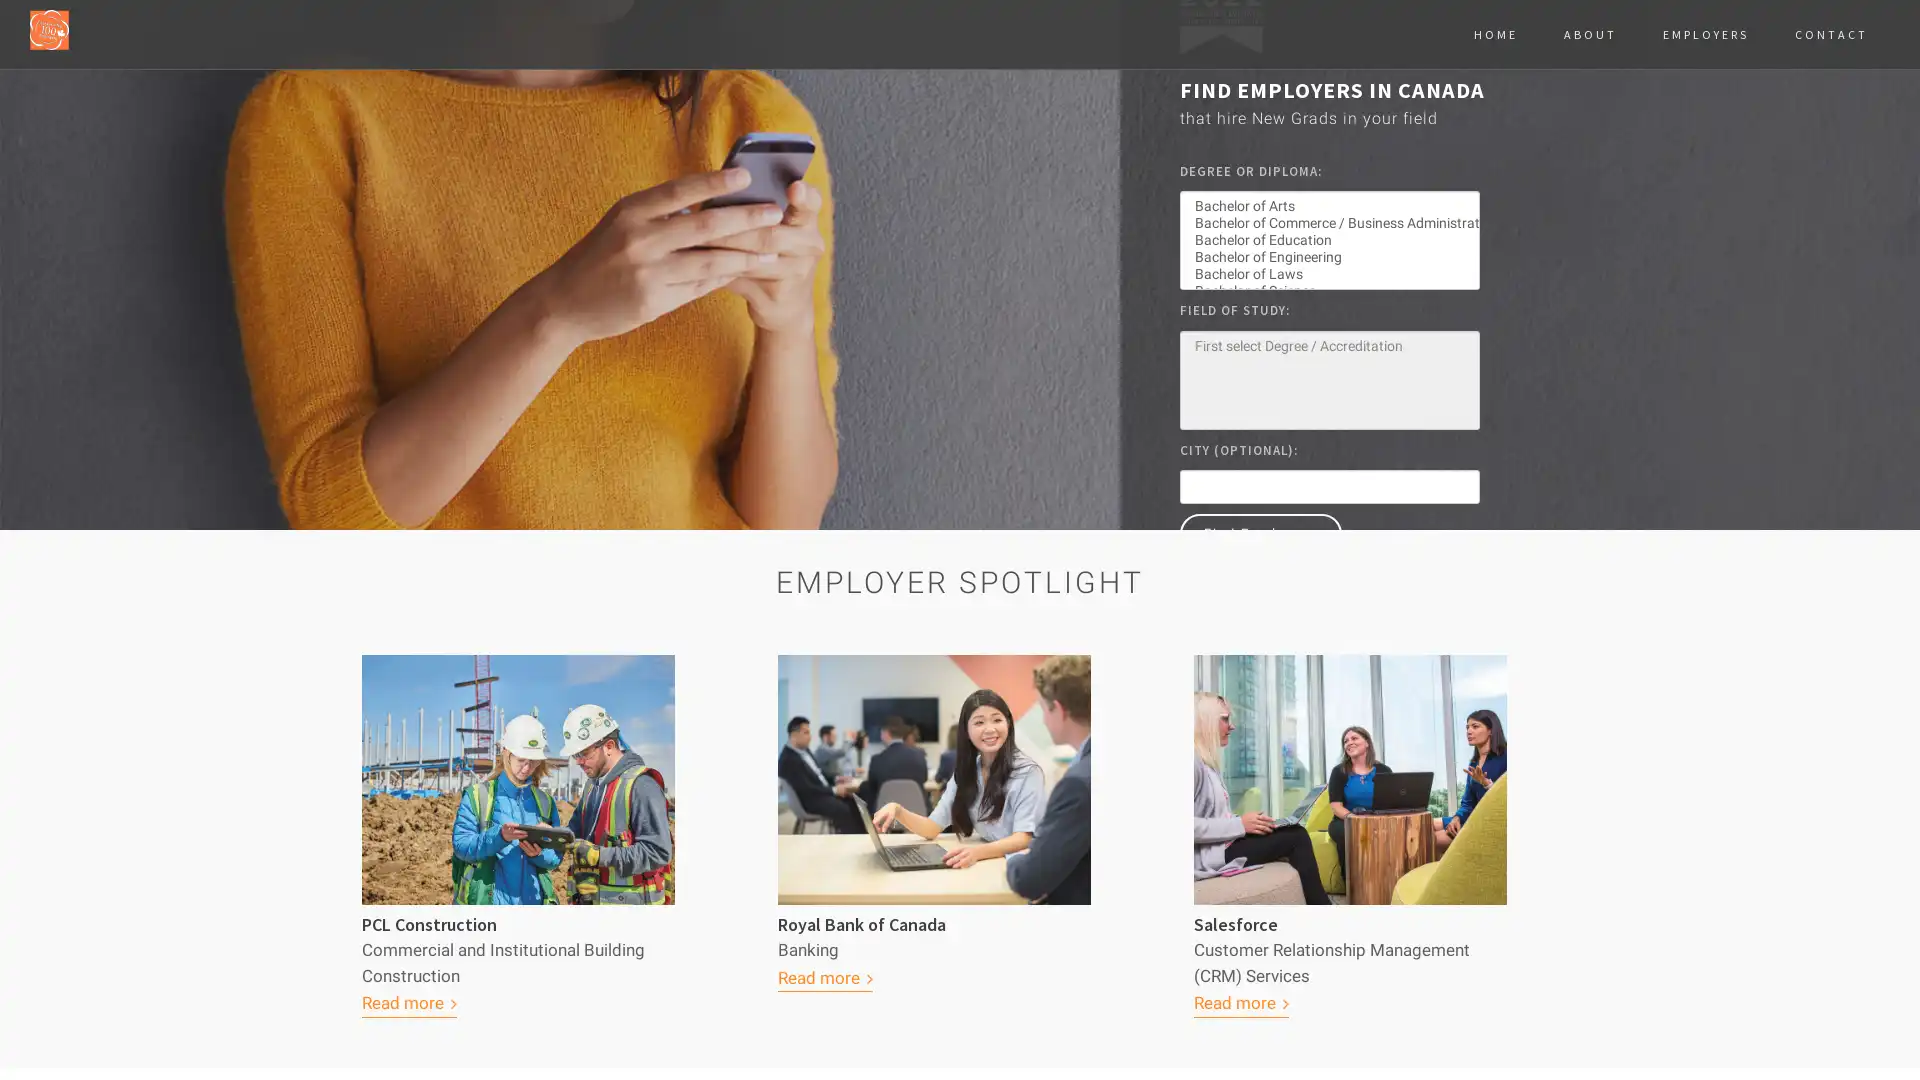 The height and width of the screenshot is (1080, 1920). What do you see at coordinates (1260, 844) in the screenshot?
I see `Find Employers` at bounding box center [1260, 844].